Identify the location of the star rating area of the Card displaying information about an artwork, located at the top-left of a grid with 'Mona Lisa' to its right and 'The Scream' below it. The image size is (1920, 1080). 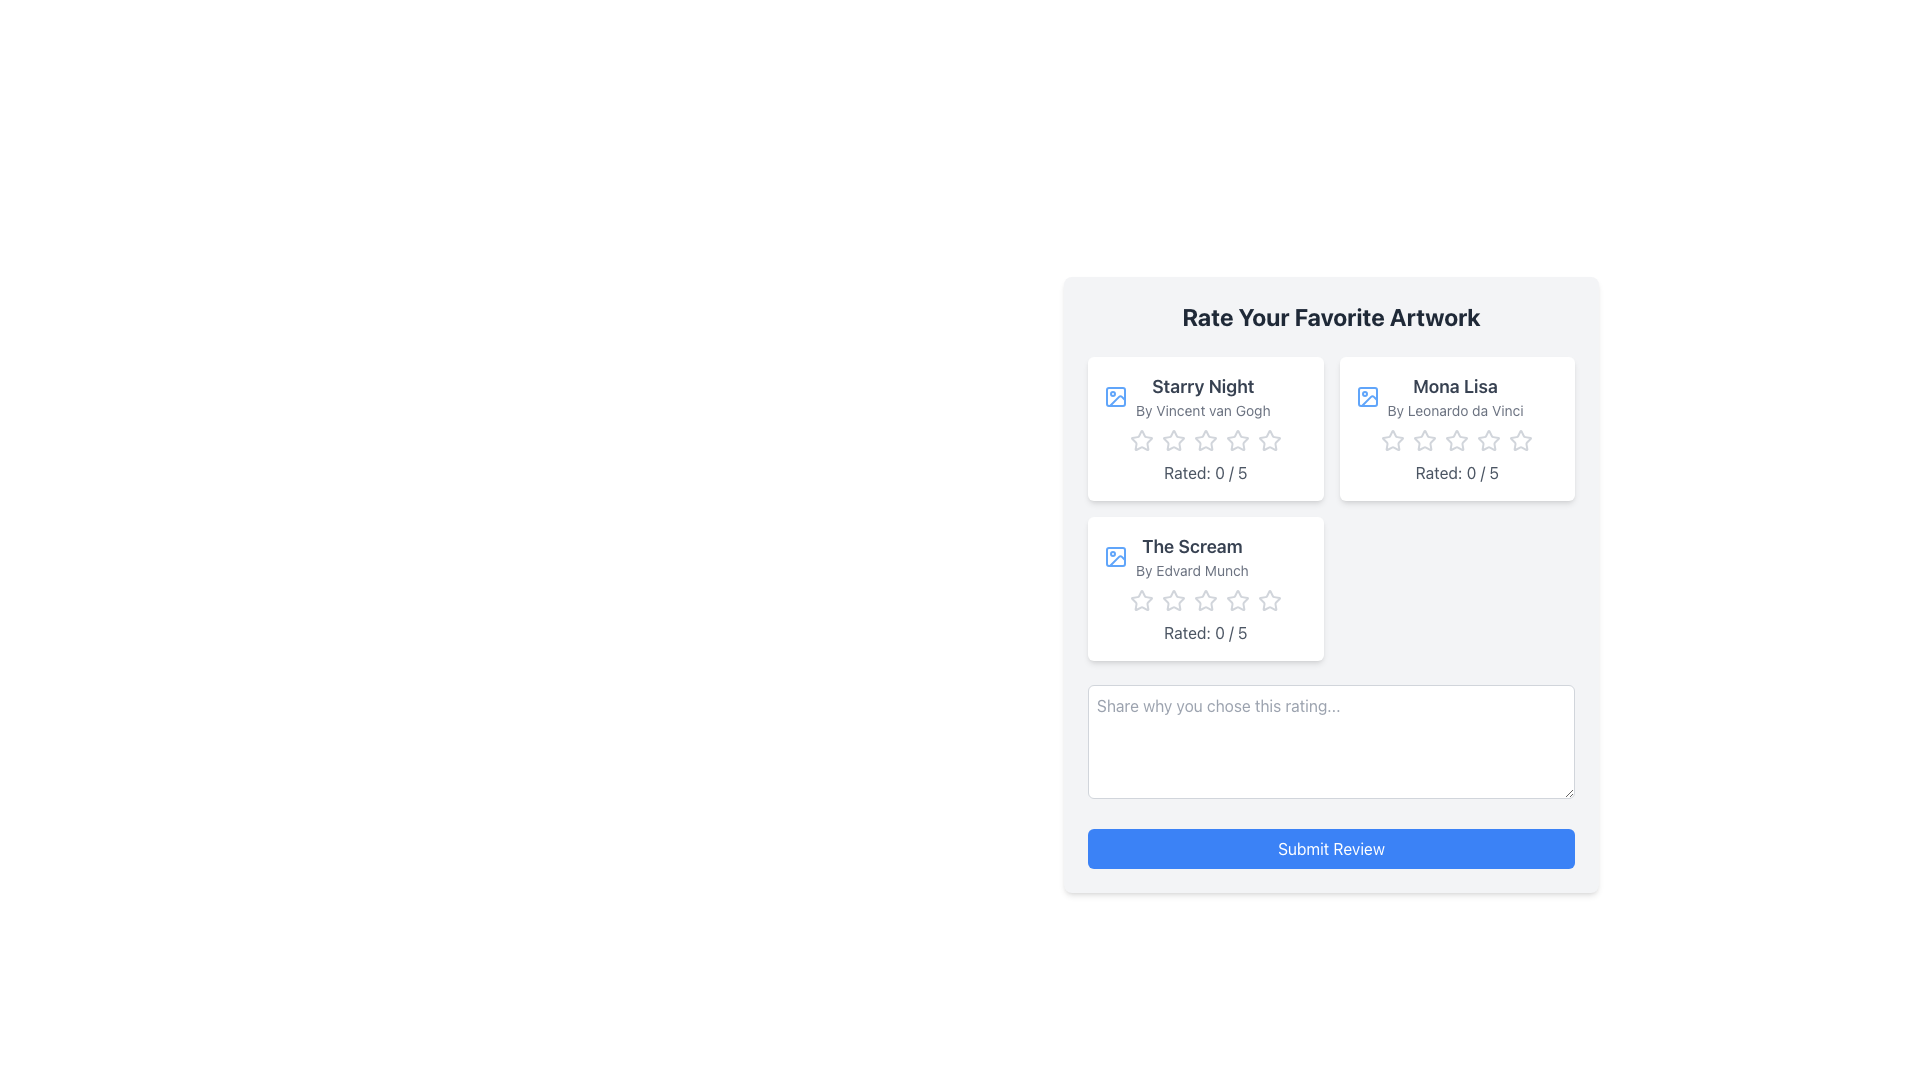
(1204, 427).